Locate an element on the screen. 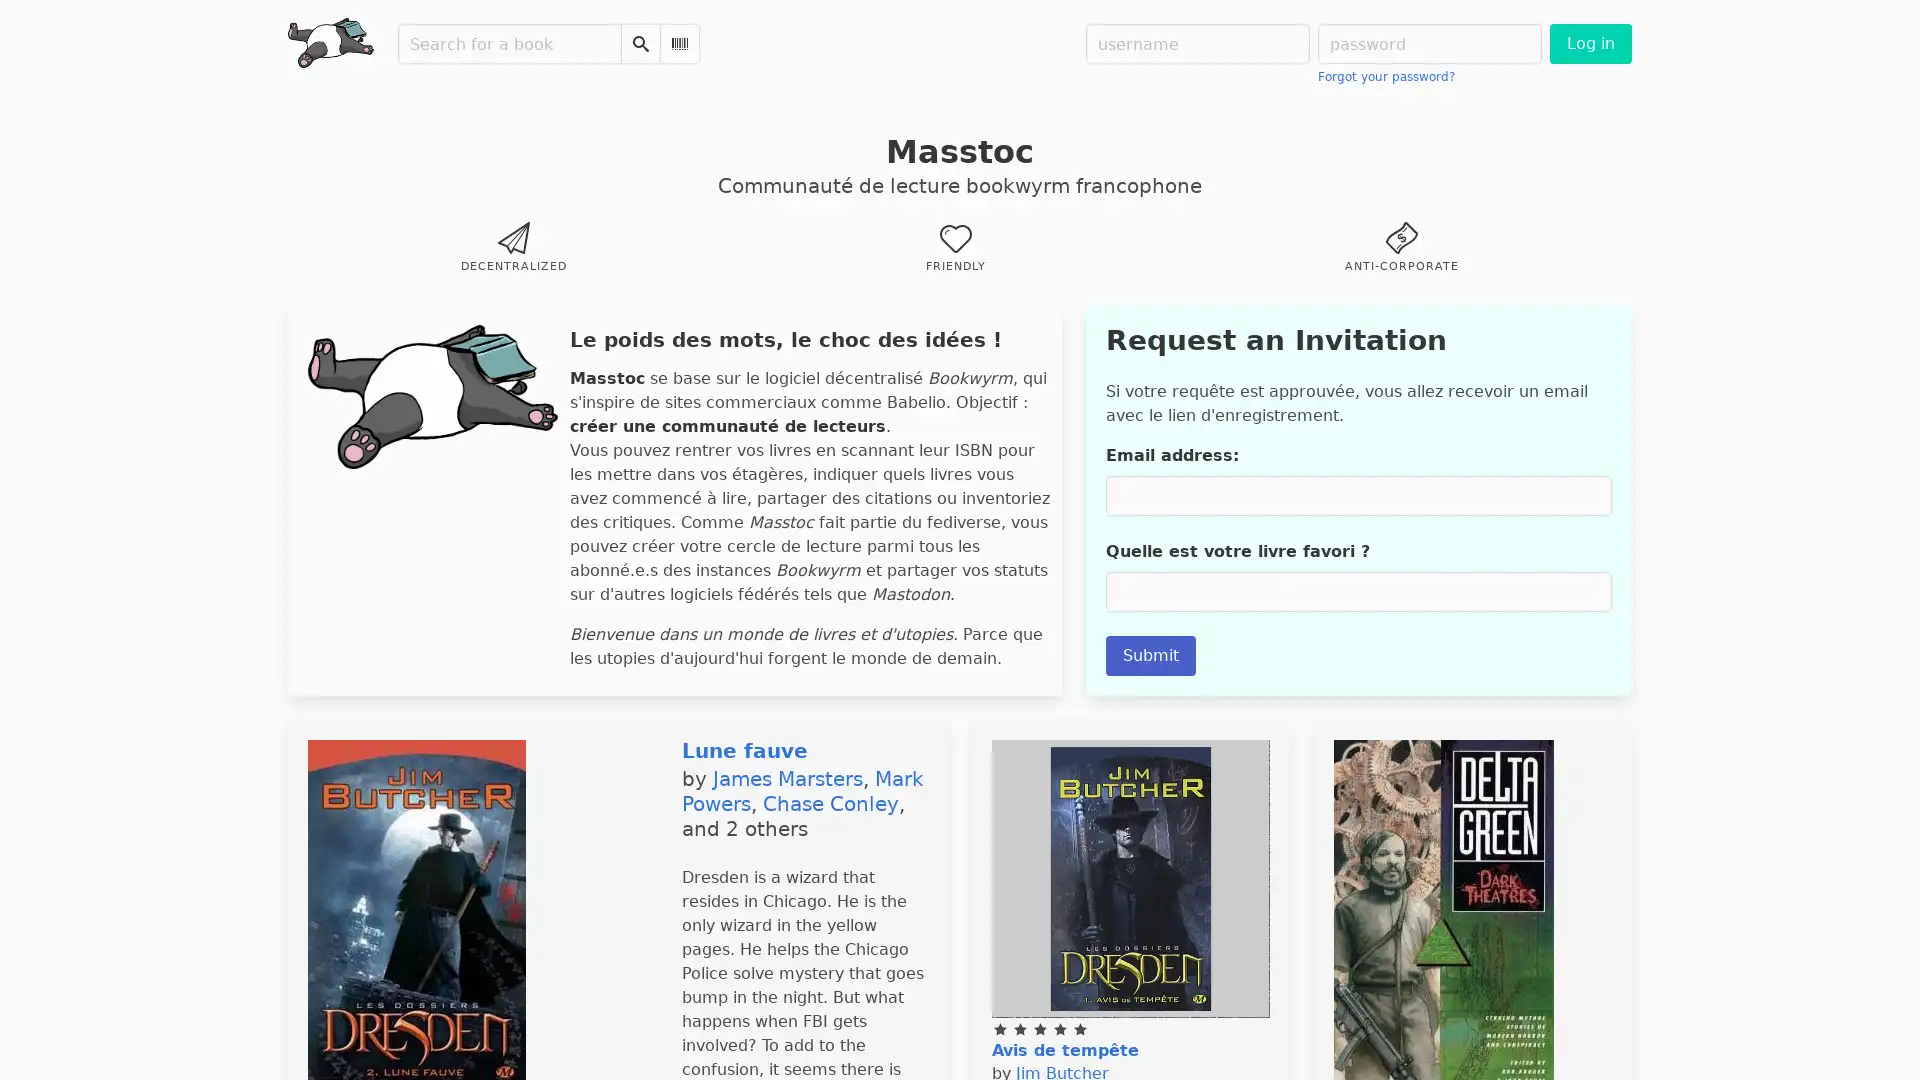  Log in is located at coordinates (1588, 43).